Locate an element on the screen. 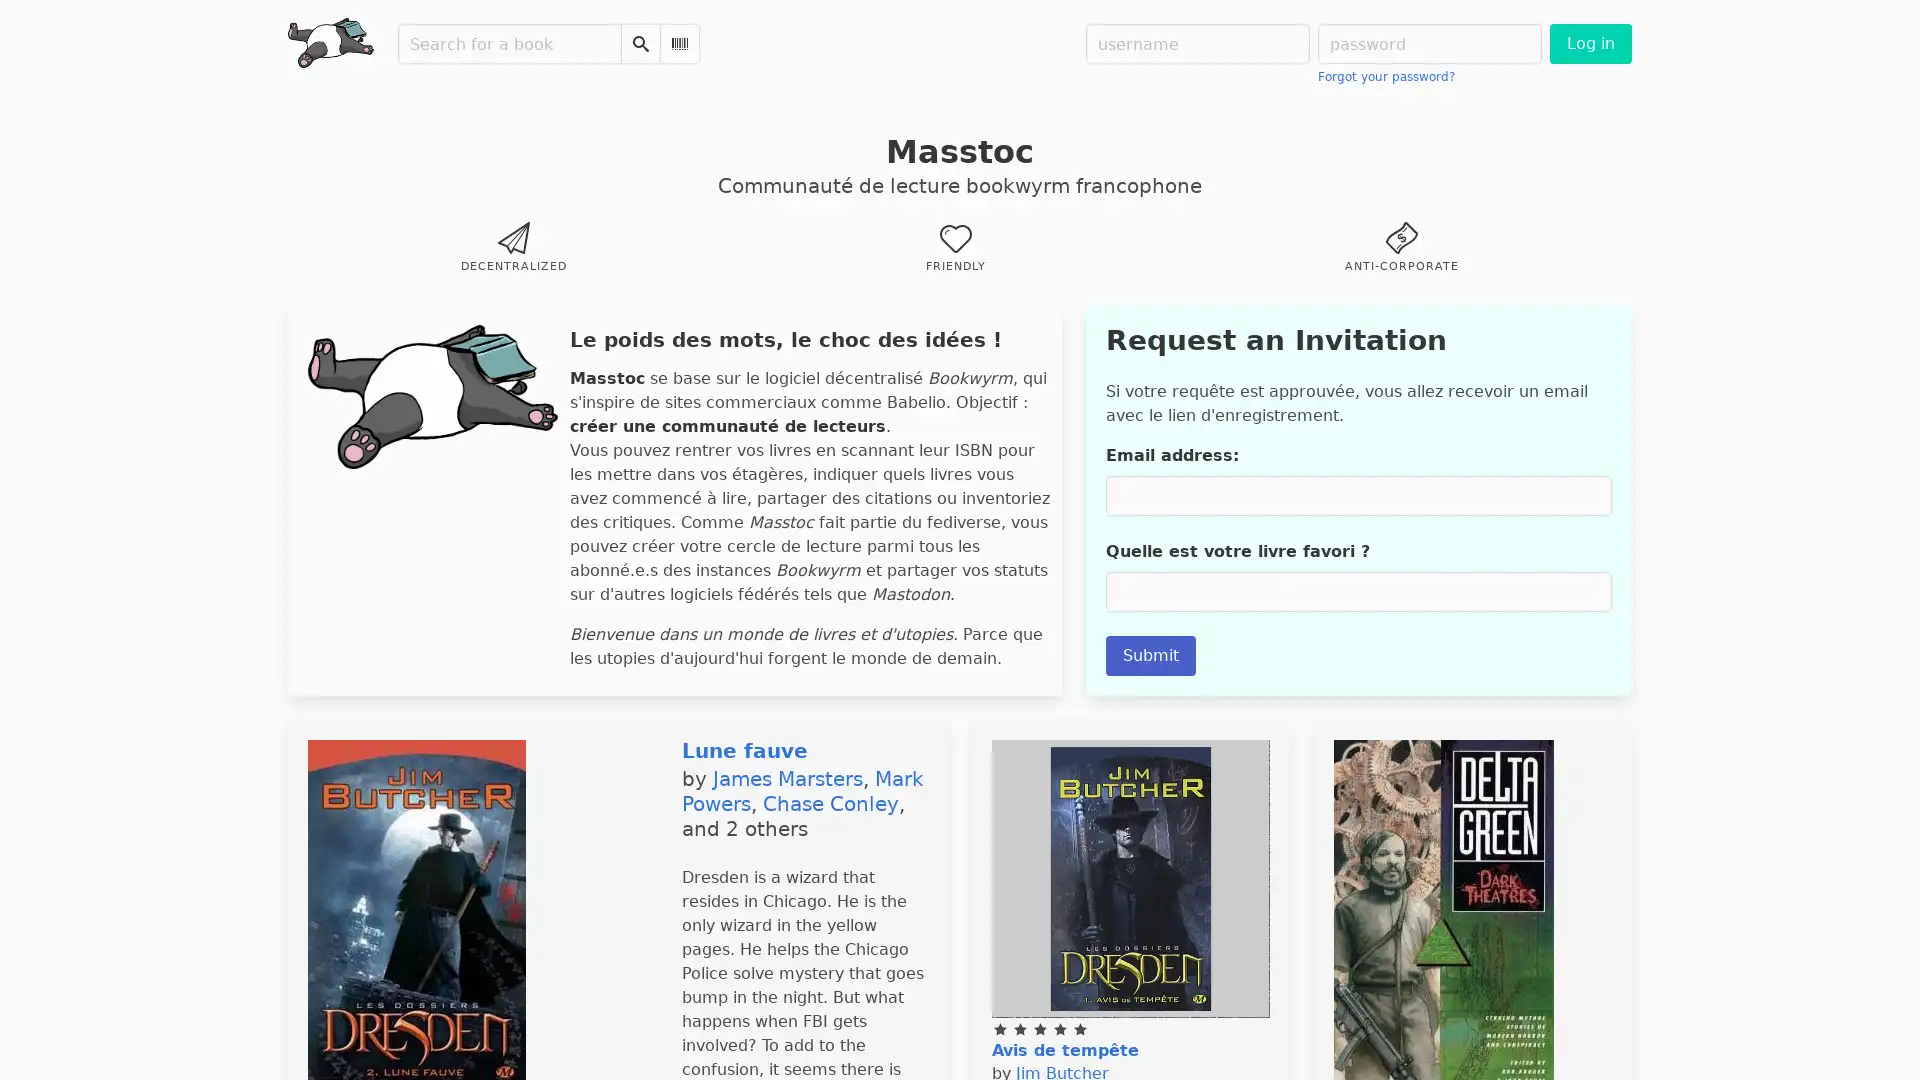  Log in is located at coordinates (1588, 43).